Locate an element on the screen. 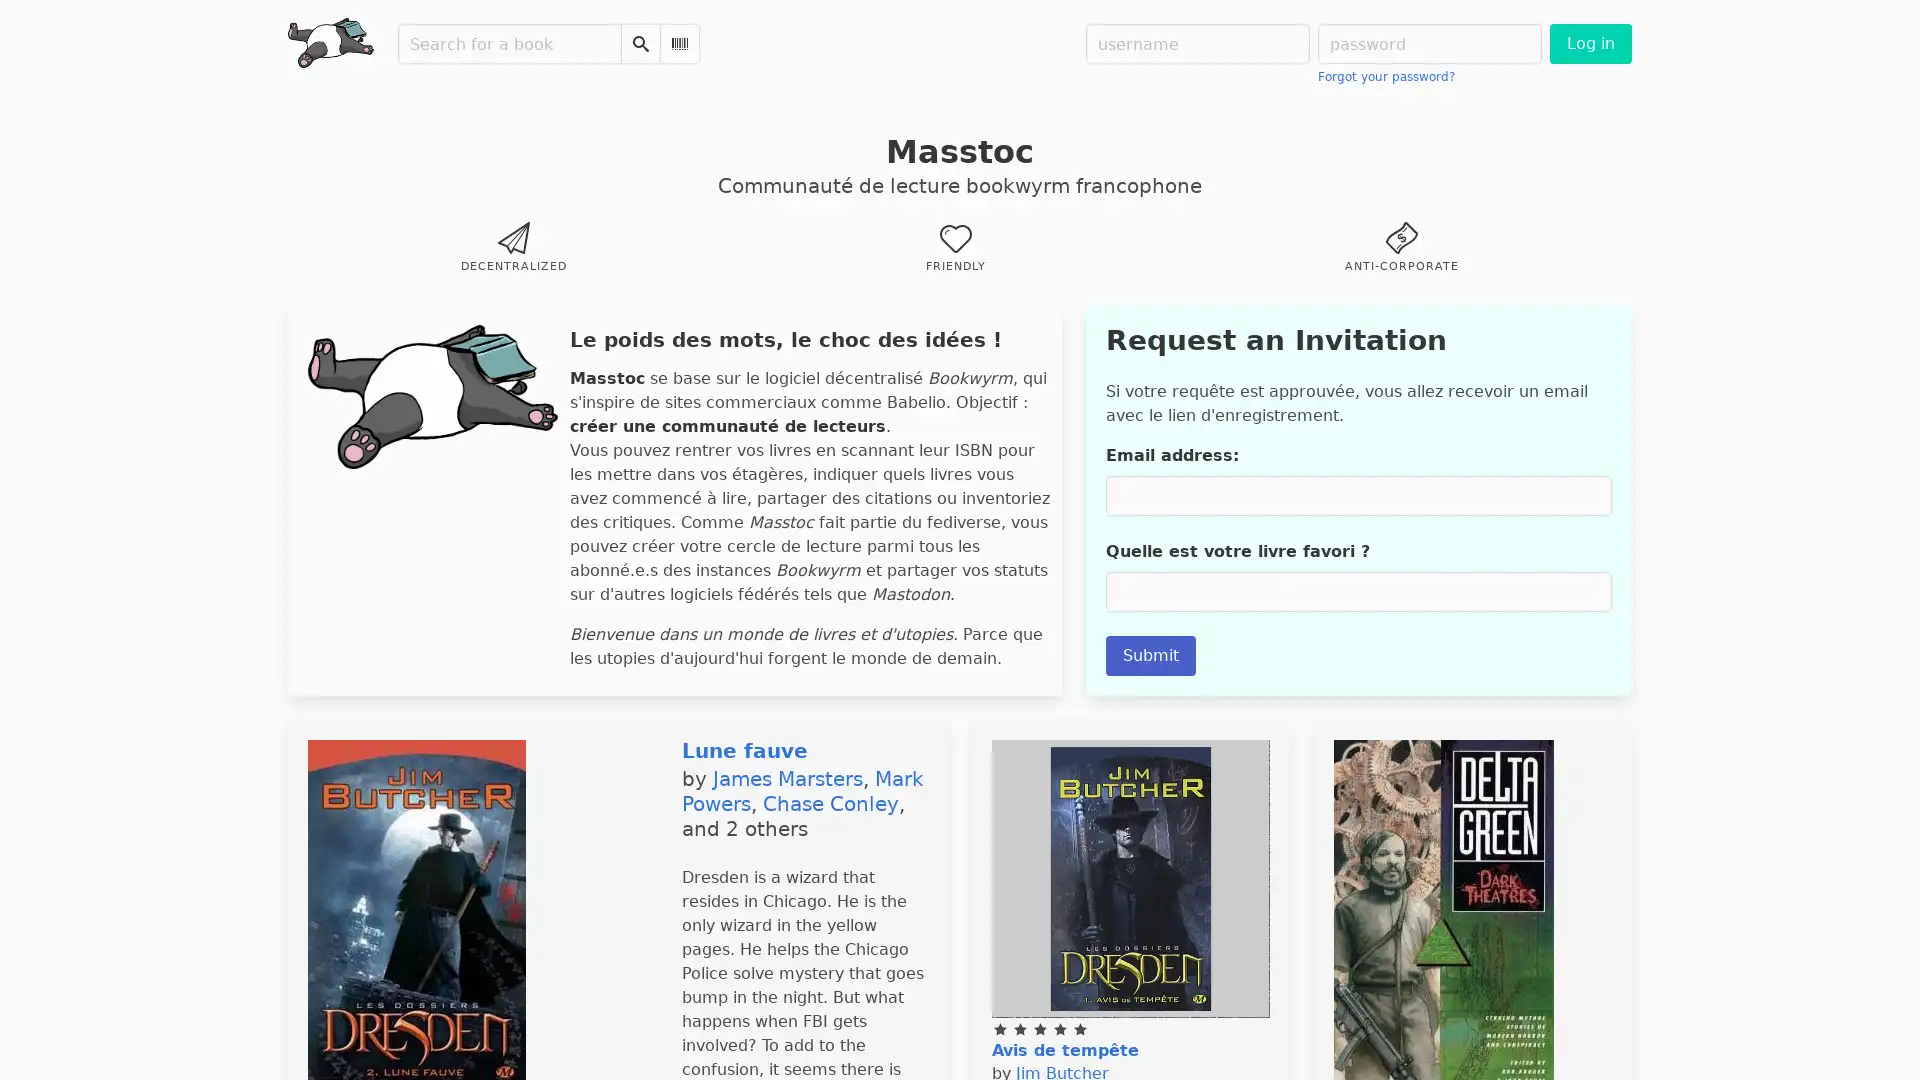  Log in is located at coordinates (1588, 43).